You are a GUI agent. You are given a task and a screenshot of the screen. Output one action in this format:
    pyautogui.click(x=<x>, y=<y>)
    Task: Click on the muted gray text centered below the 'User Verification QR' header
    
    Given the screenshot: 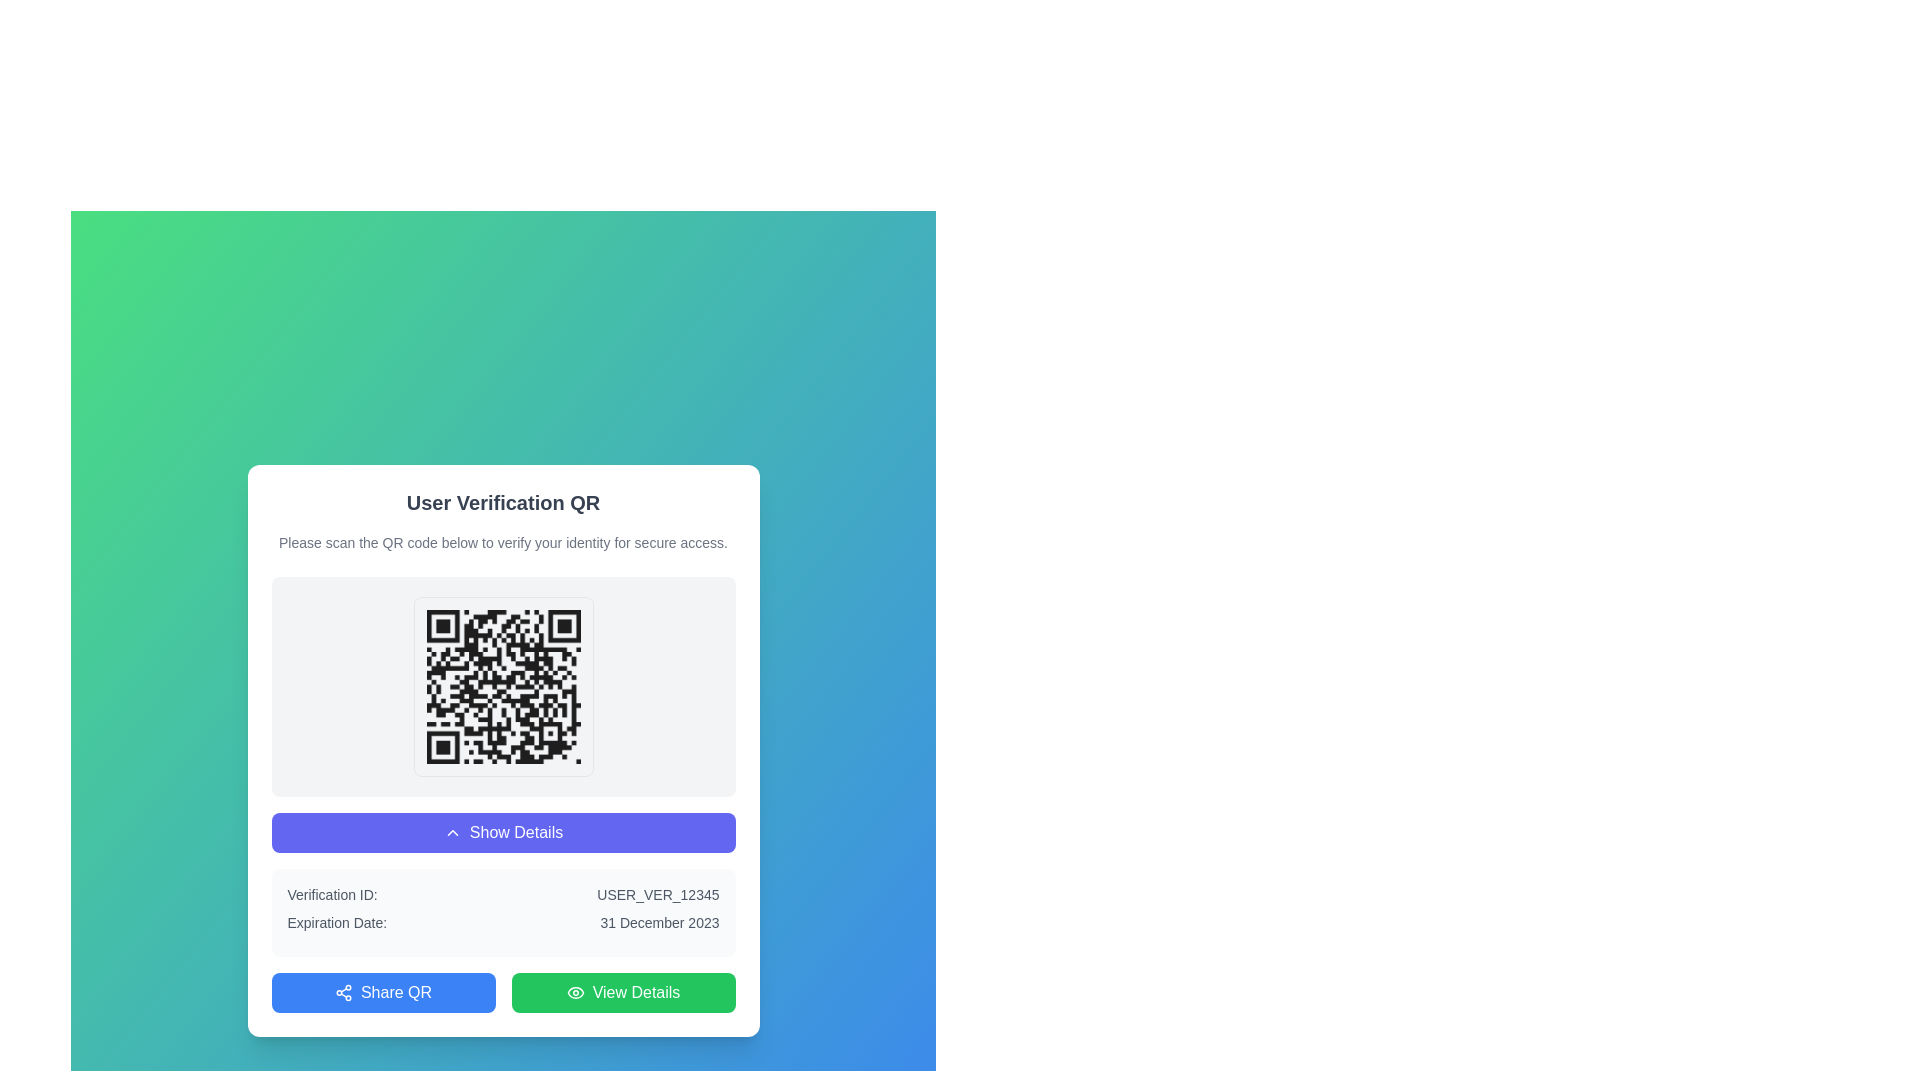 What is the action you would take?
    pyautogui.click(x=503, y=543)
    